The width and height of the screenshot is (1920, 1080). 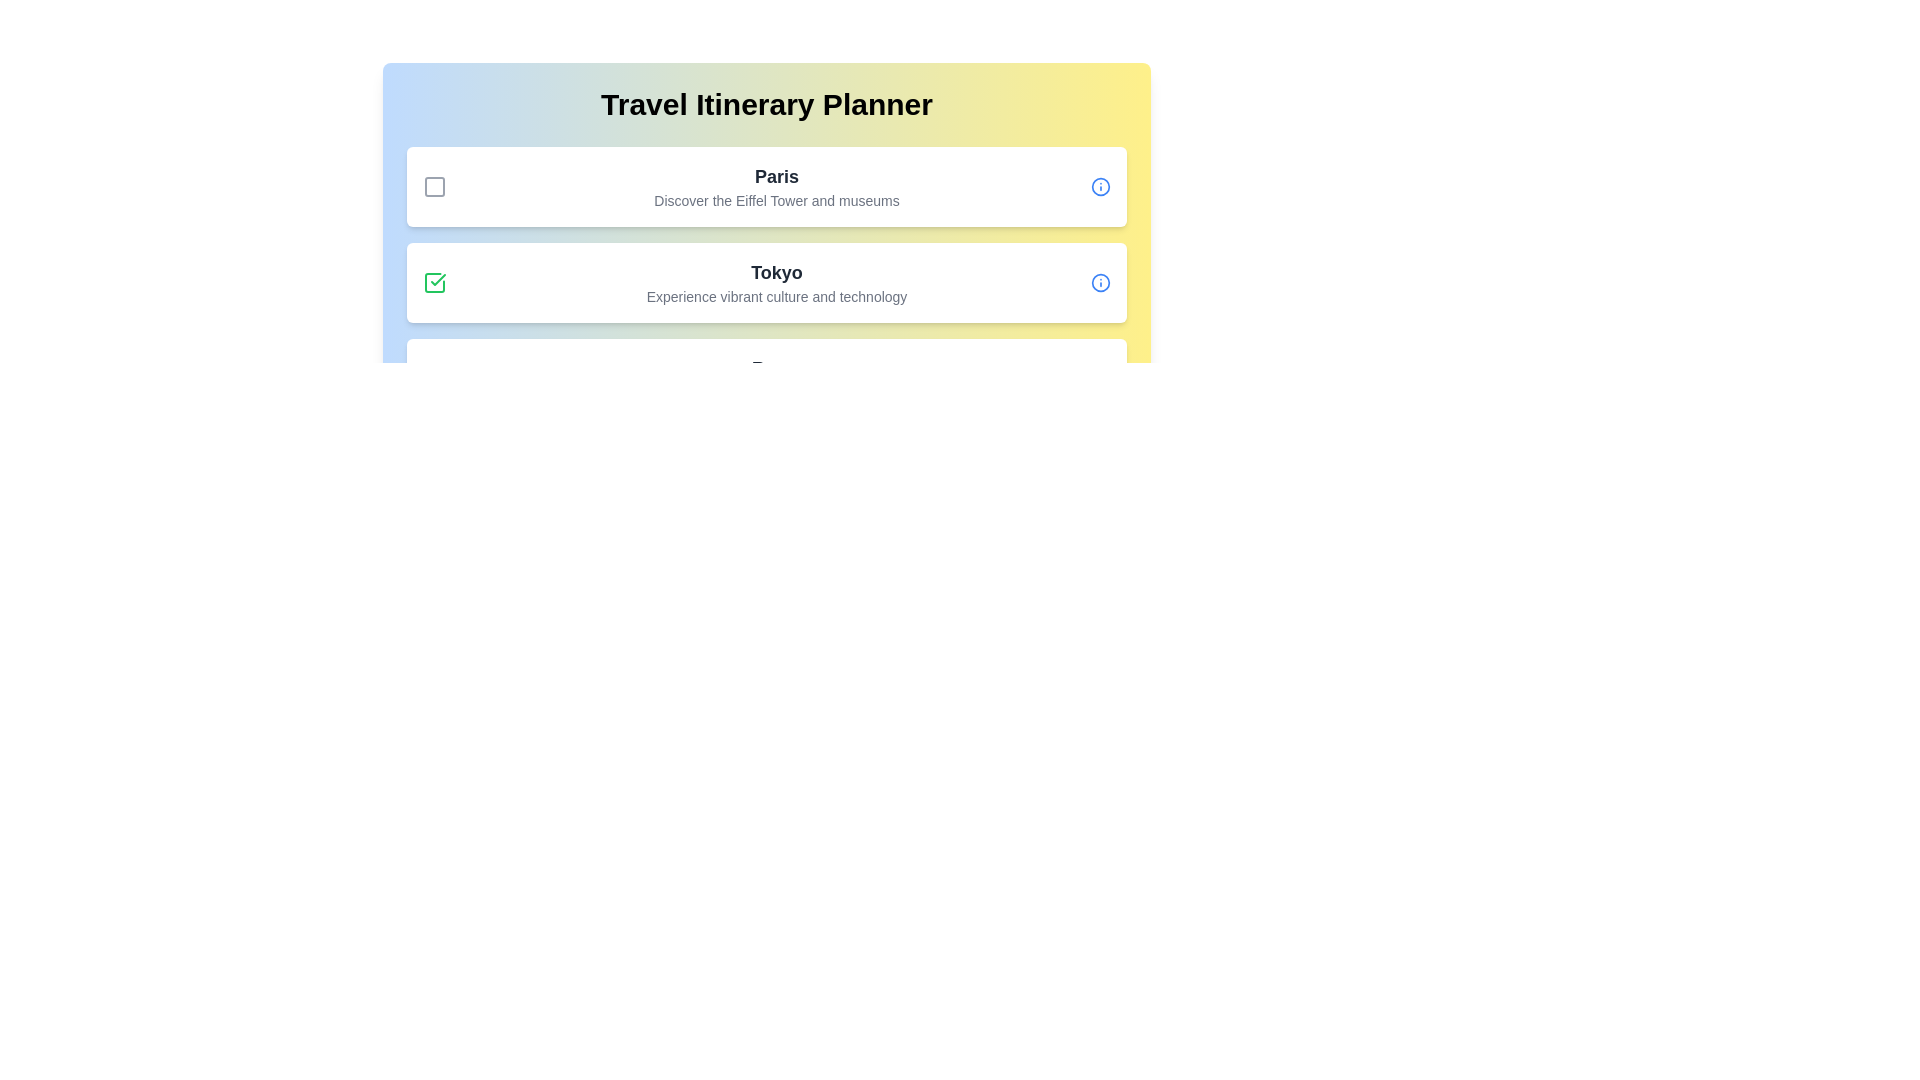 What do you see at coordinates (1099, 186) in the screenshot?
I see `the blue circular informational icon with an 'i' symbol located to the right of the 'Discover the Eiffel Tower and museums' text in the 'Travel Itinerary Planner' list` at bounding box center [1099, 186].